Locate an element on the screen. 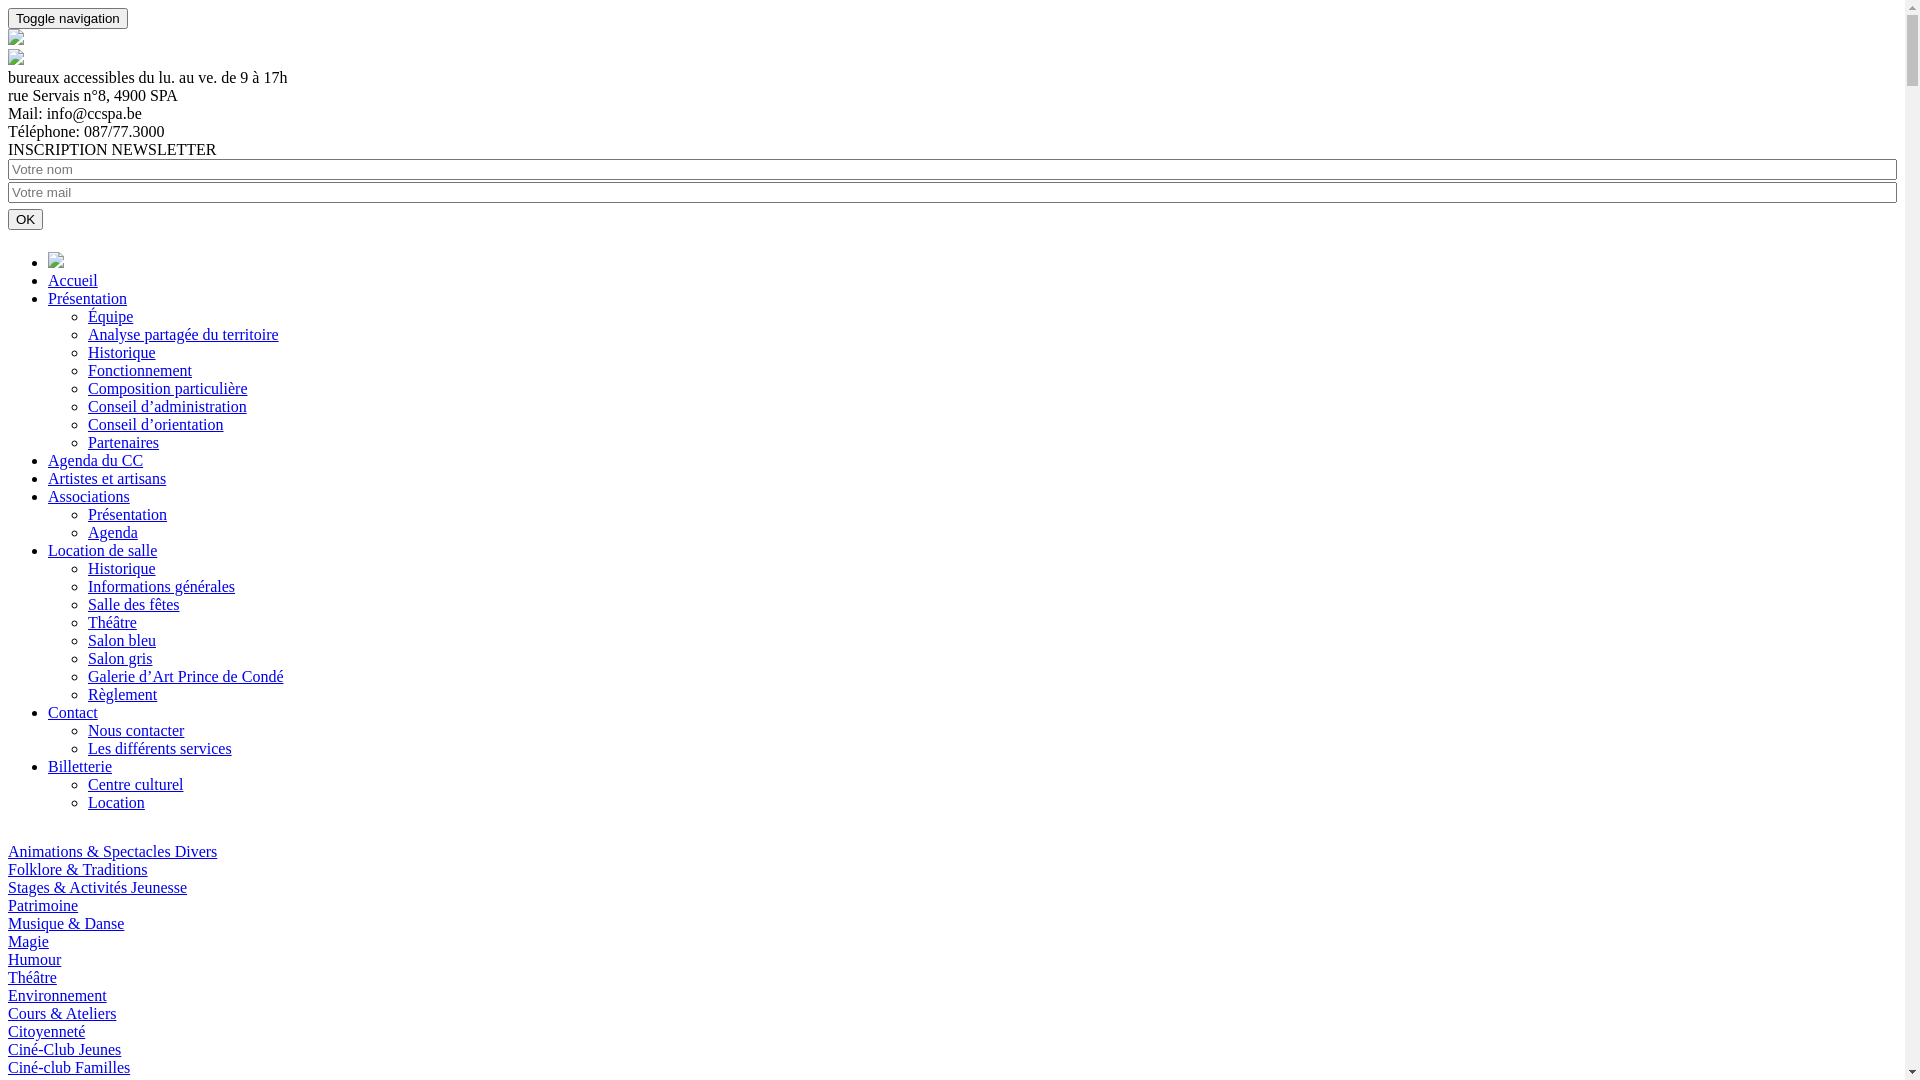  'Billetterie' is located at coordinates (80, 765).